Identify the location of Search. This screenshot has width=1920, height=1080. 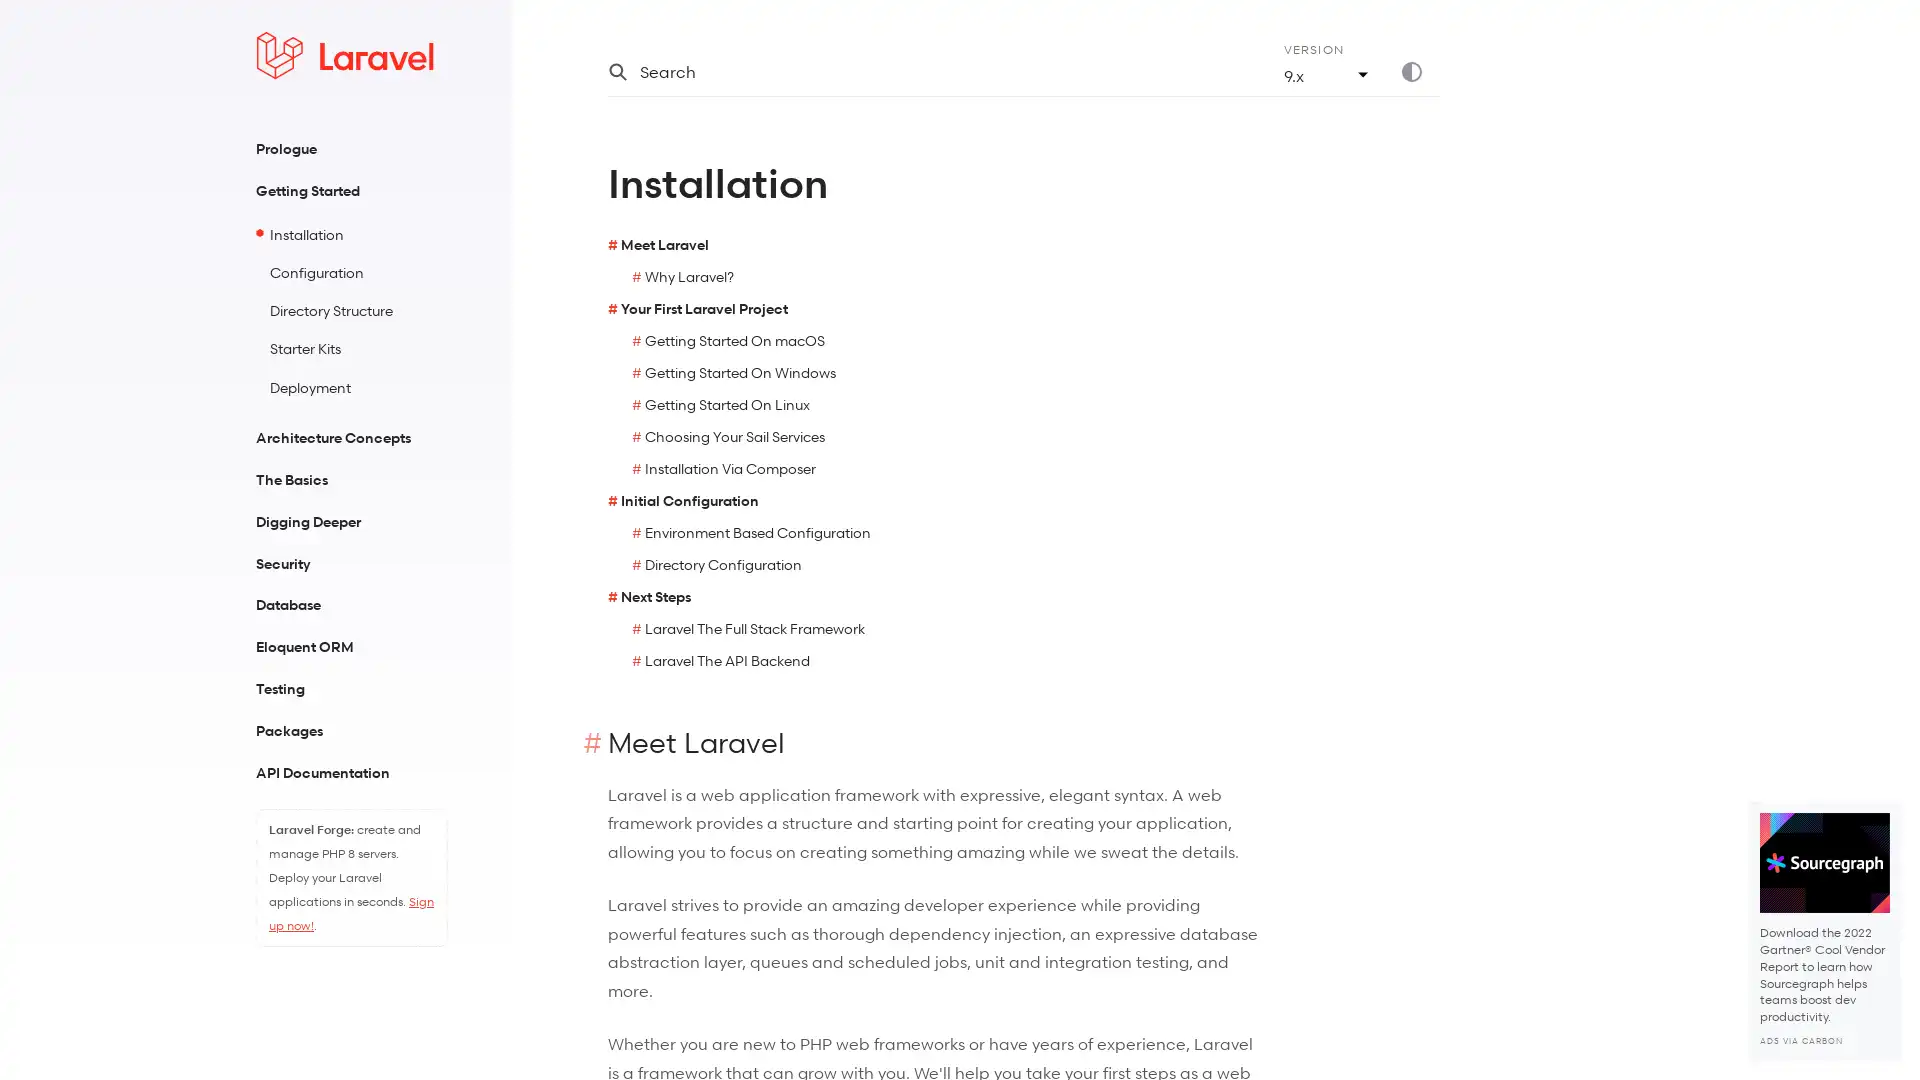
(920, 71).